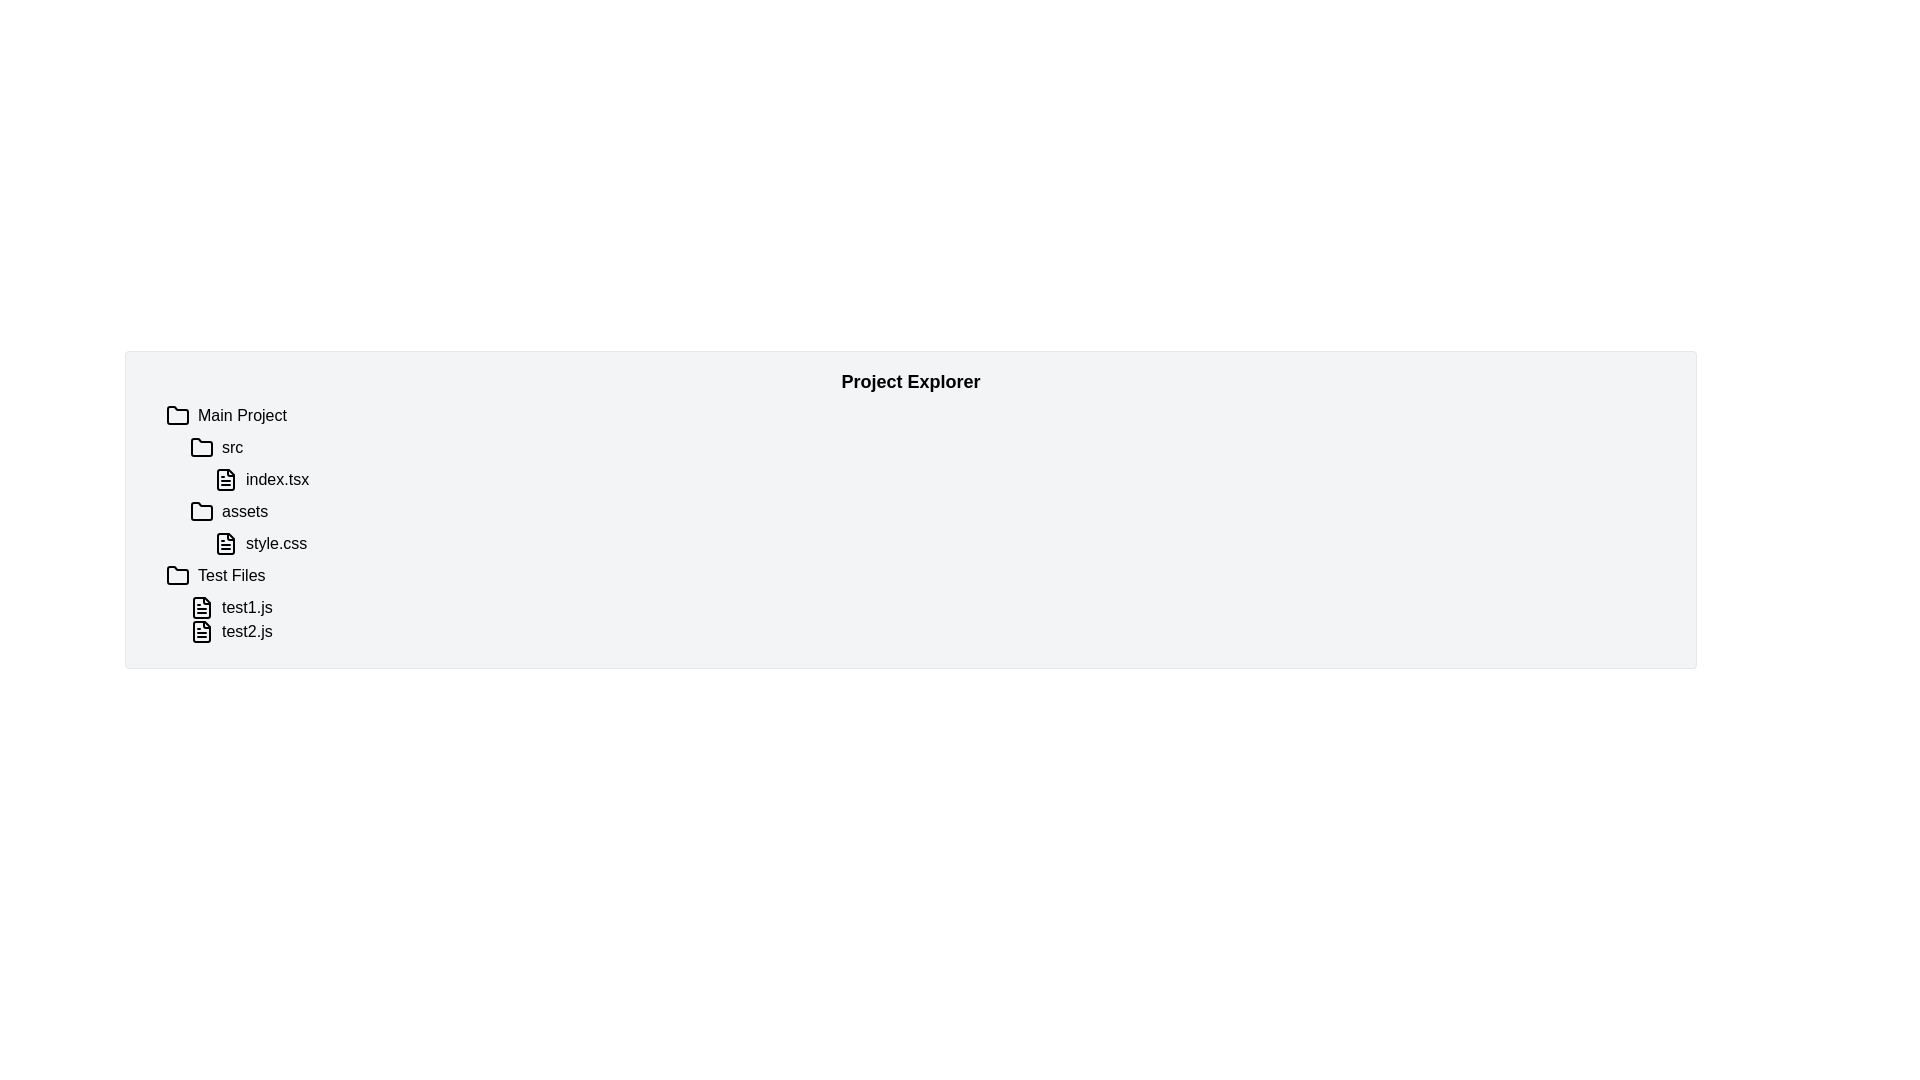 The height and width of the screenshot is (1080, 1920). What do you see at coordinates (201, 511) in the screenshot?
I see `the folder icon representing a directory in the file explorer interface, located to the left of the text label 'assets'` at bounding box center [201, 511].